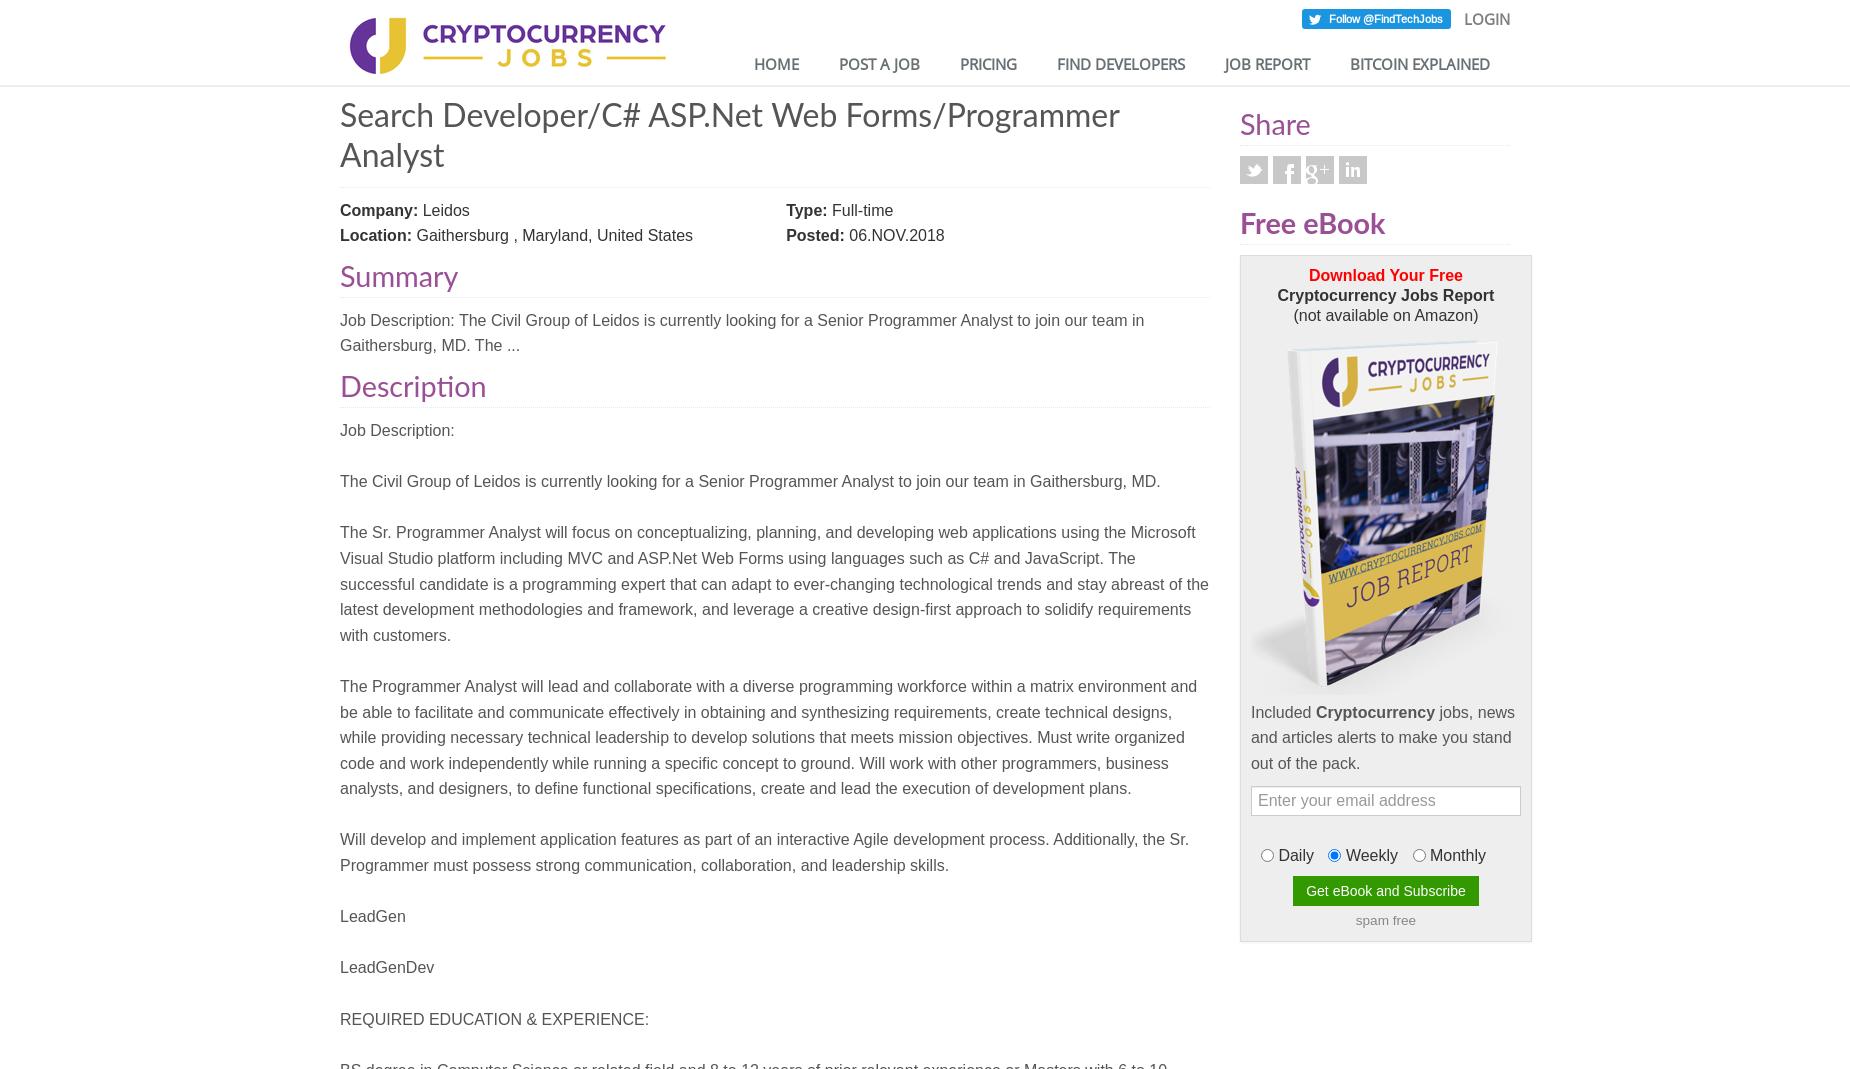  I want to click on 'Search Developer/C# ASP.Net Web Forms/Programmer Analyst', so click(339, 135).